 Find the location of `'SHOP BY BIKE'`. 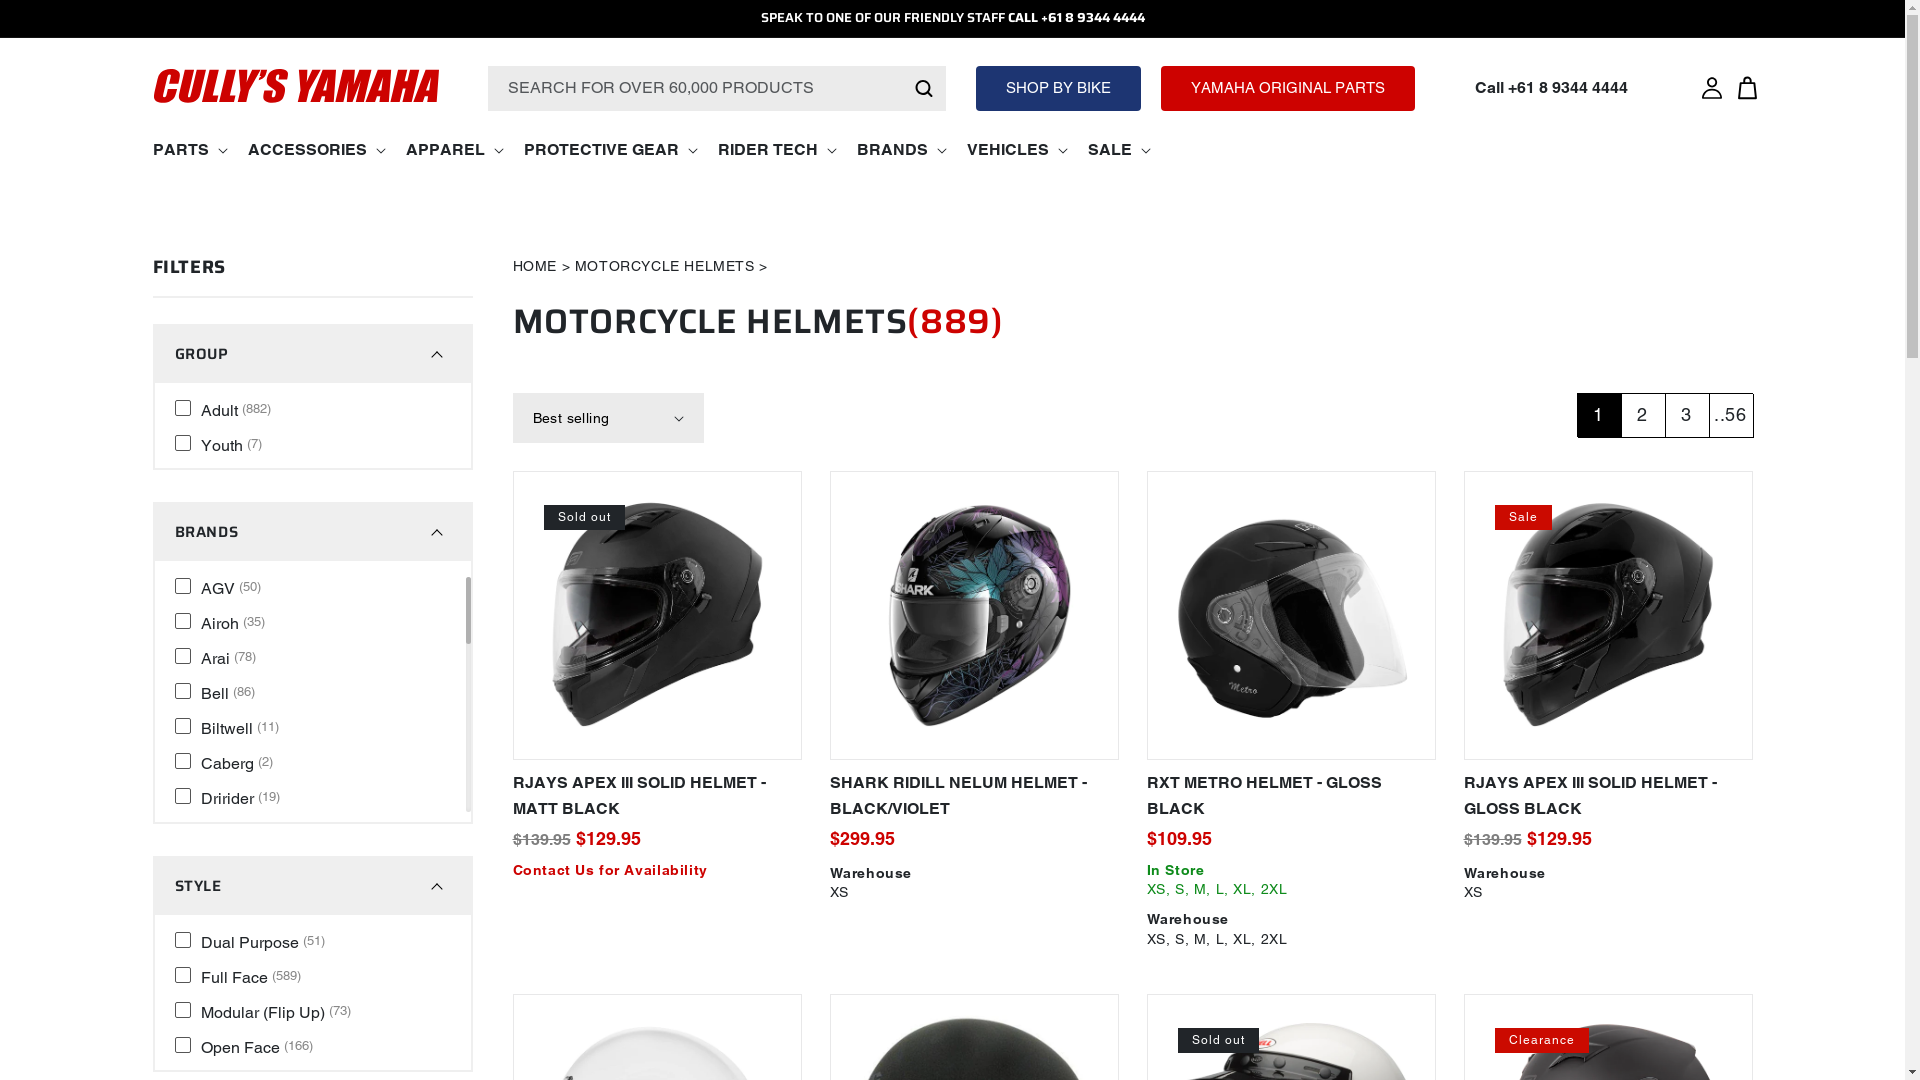

'SHOP BY BIKE' is located at coordinates (1057, 87).